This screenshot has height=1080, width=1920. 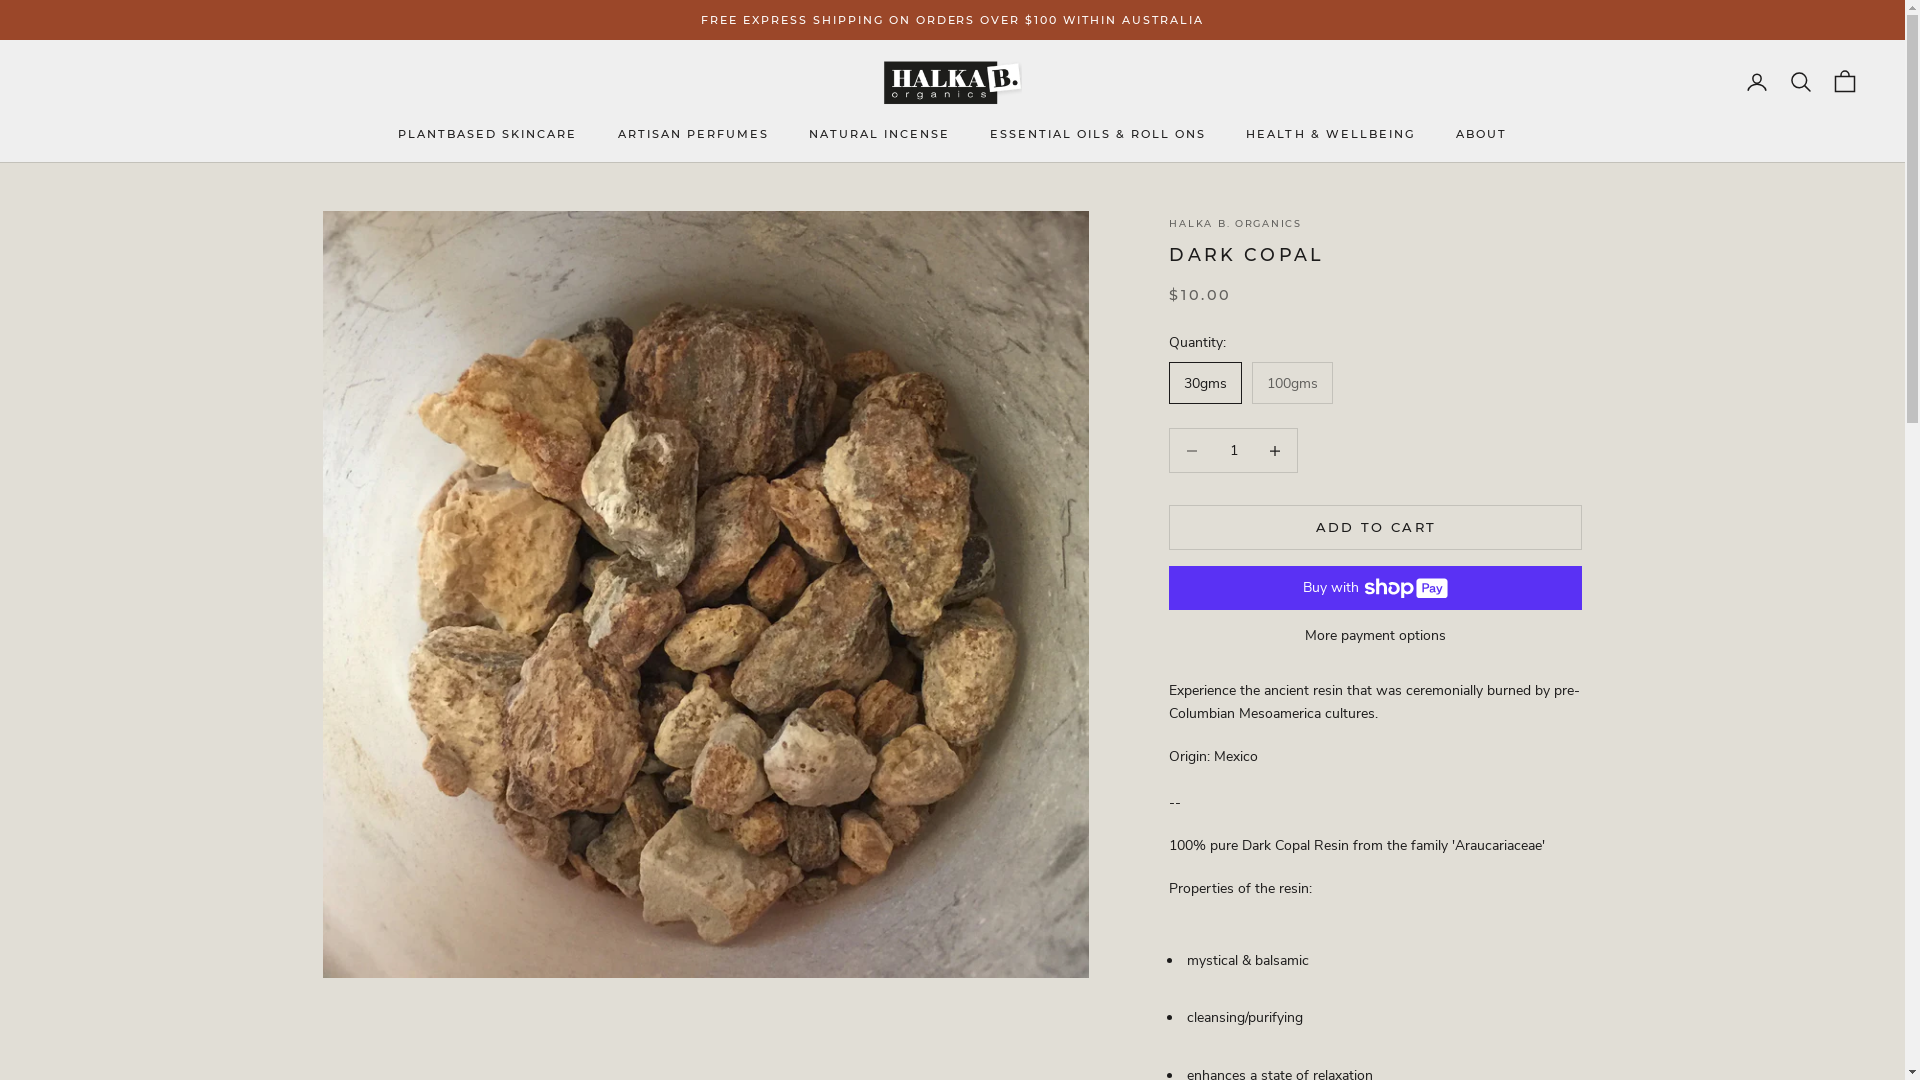 I want to click on 'Open cart', so click(x=1843, y=80).